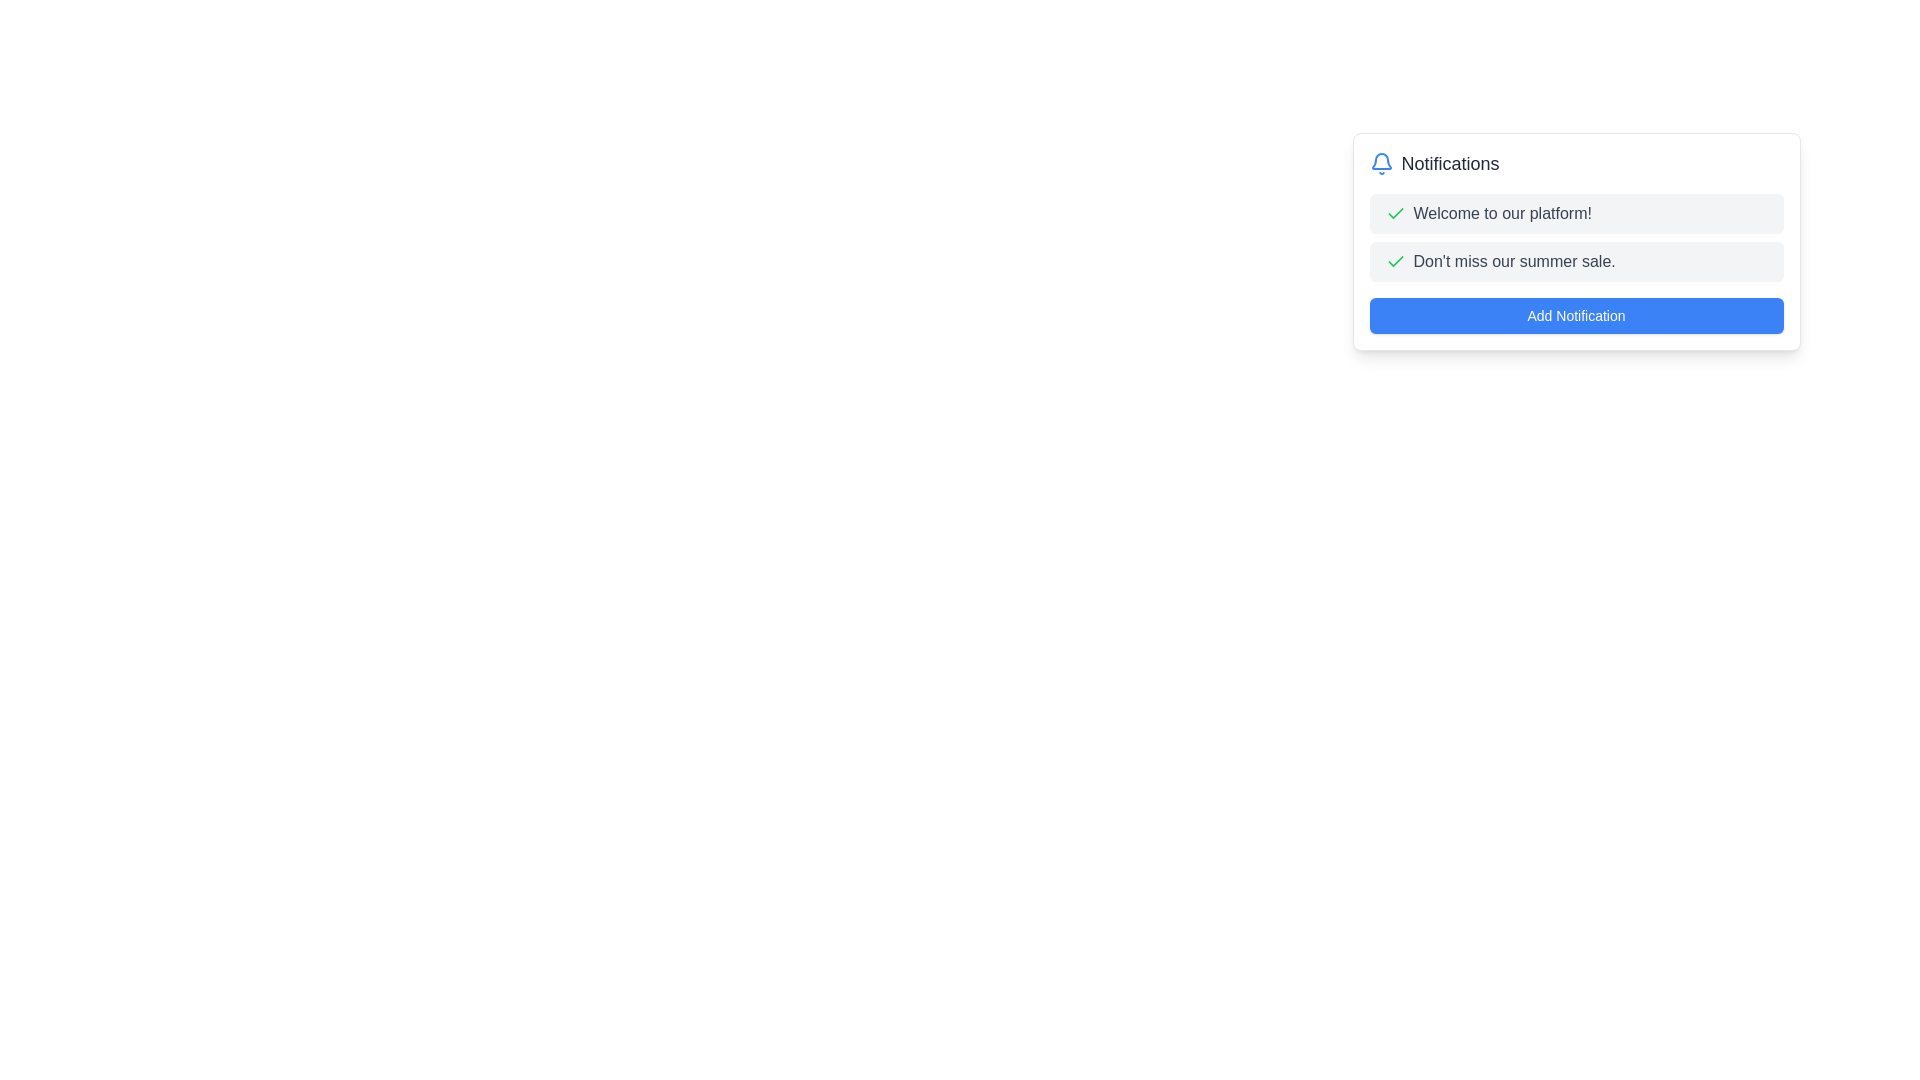 The image size is (1920, 1080). What do you see at coordinates (1575, 261) in the screenshot?
I see `the text 'Don't miss our summer sale.' in the Notification Row` at bounding box center [1575, 261].